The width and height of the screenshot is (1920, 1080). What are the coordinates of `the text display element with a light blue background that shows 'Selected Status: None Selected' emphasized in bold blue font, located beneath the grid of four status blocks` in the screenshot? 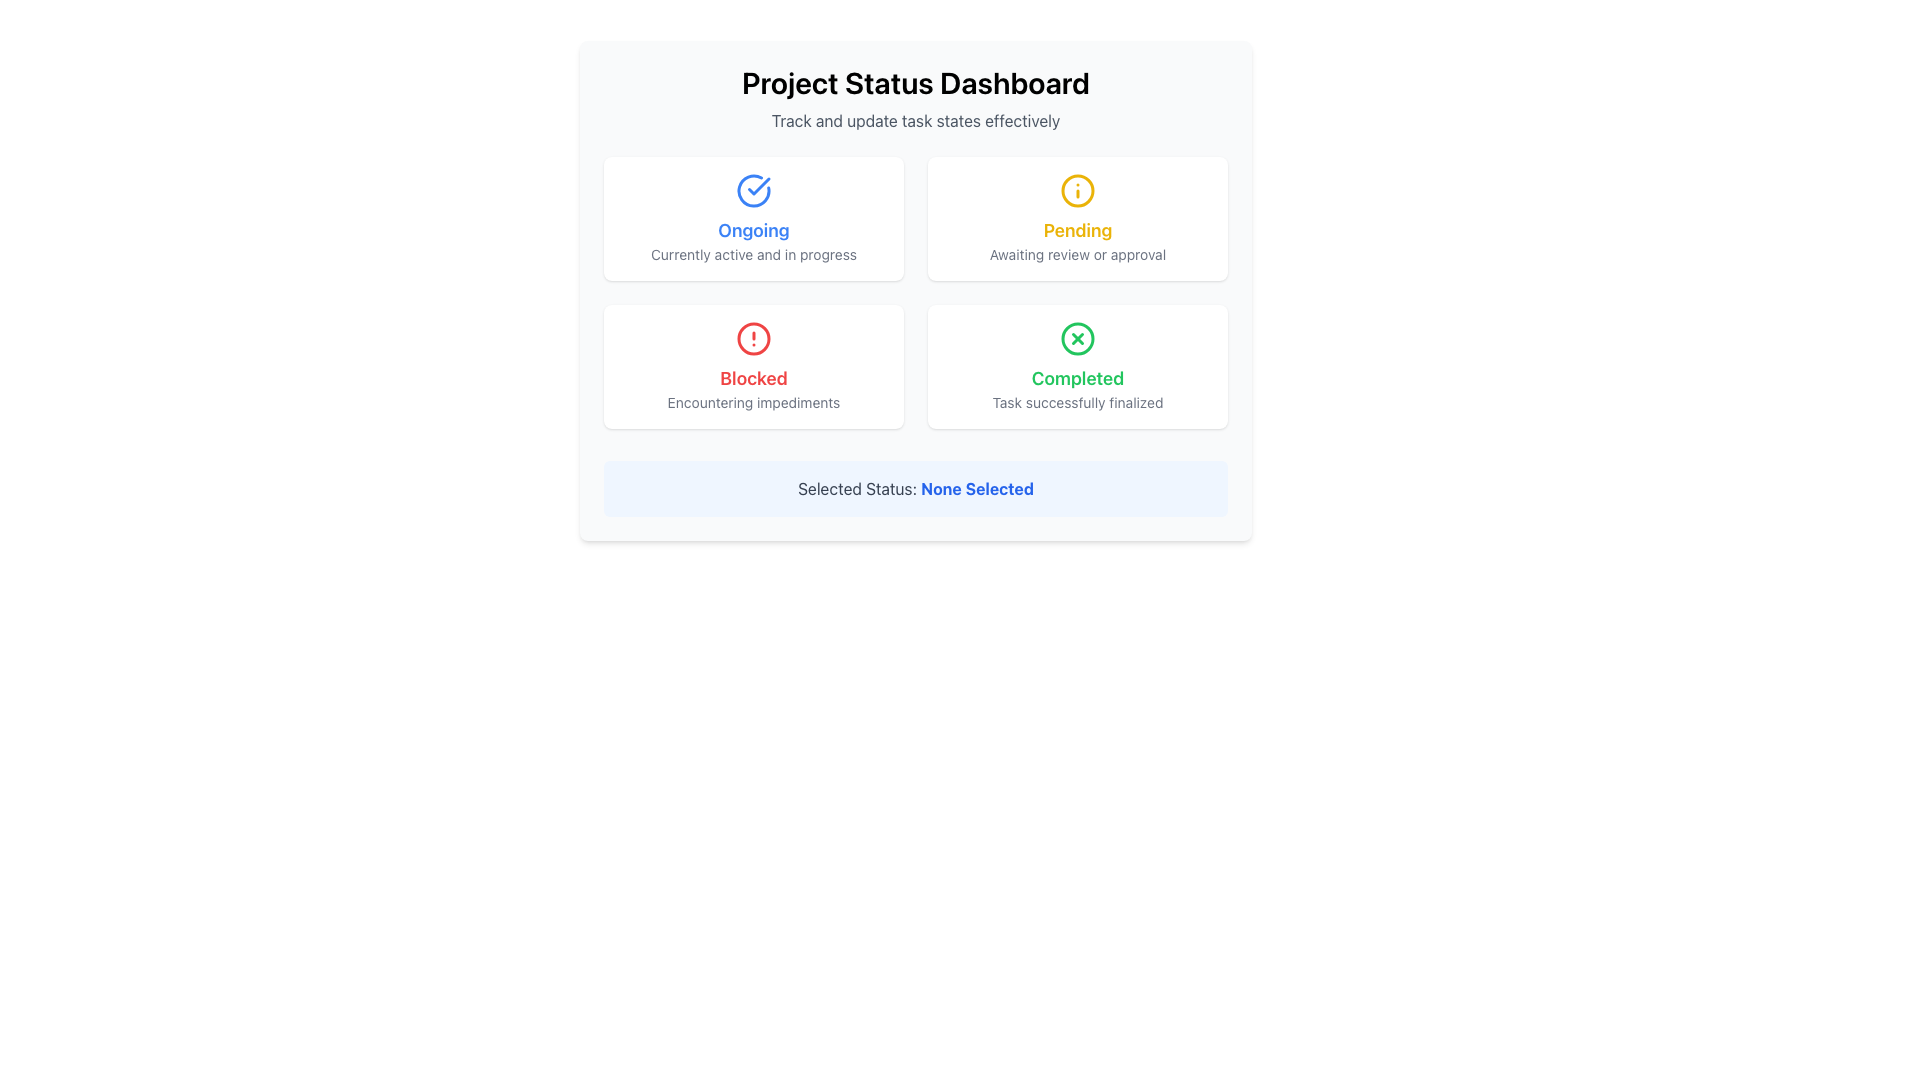 It's located at (915, 489).